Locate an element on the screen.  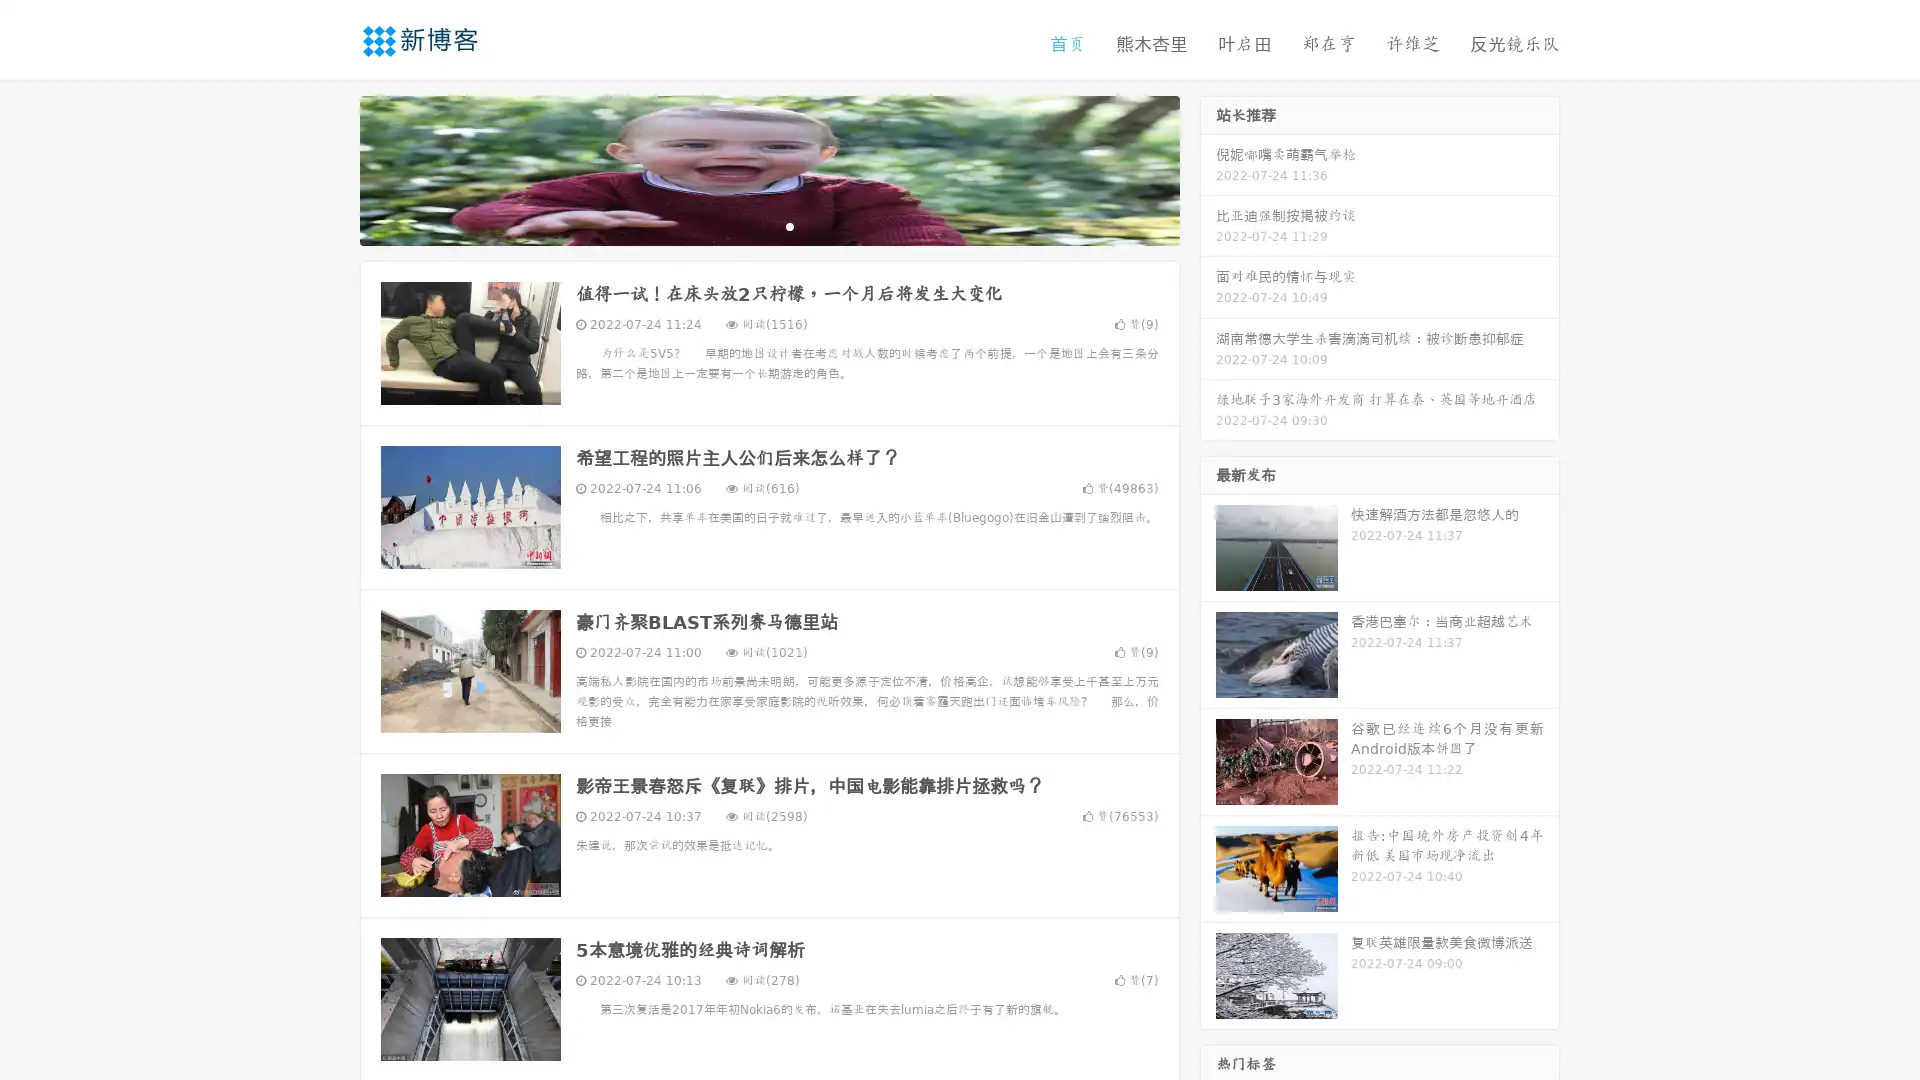
Next slide is located at coordinates (1208, 168).